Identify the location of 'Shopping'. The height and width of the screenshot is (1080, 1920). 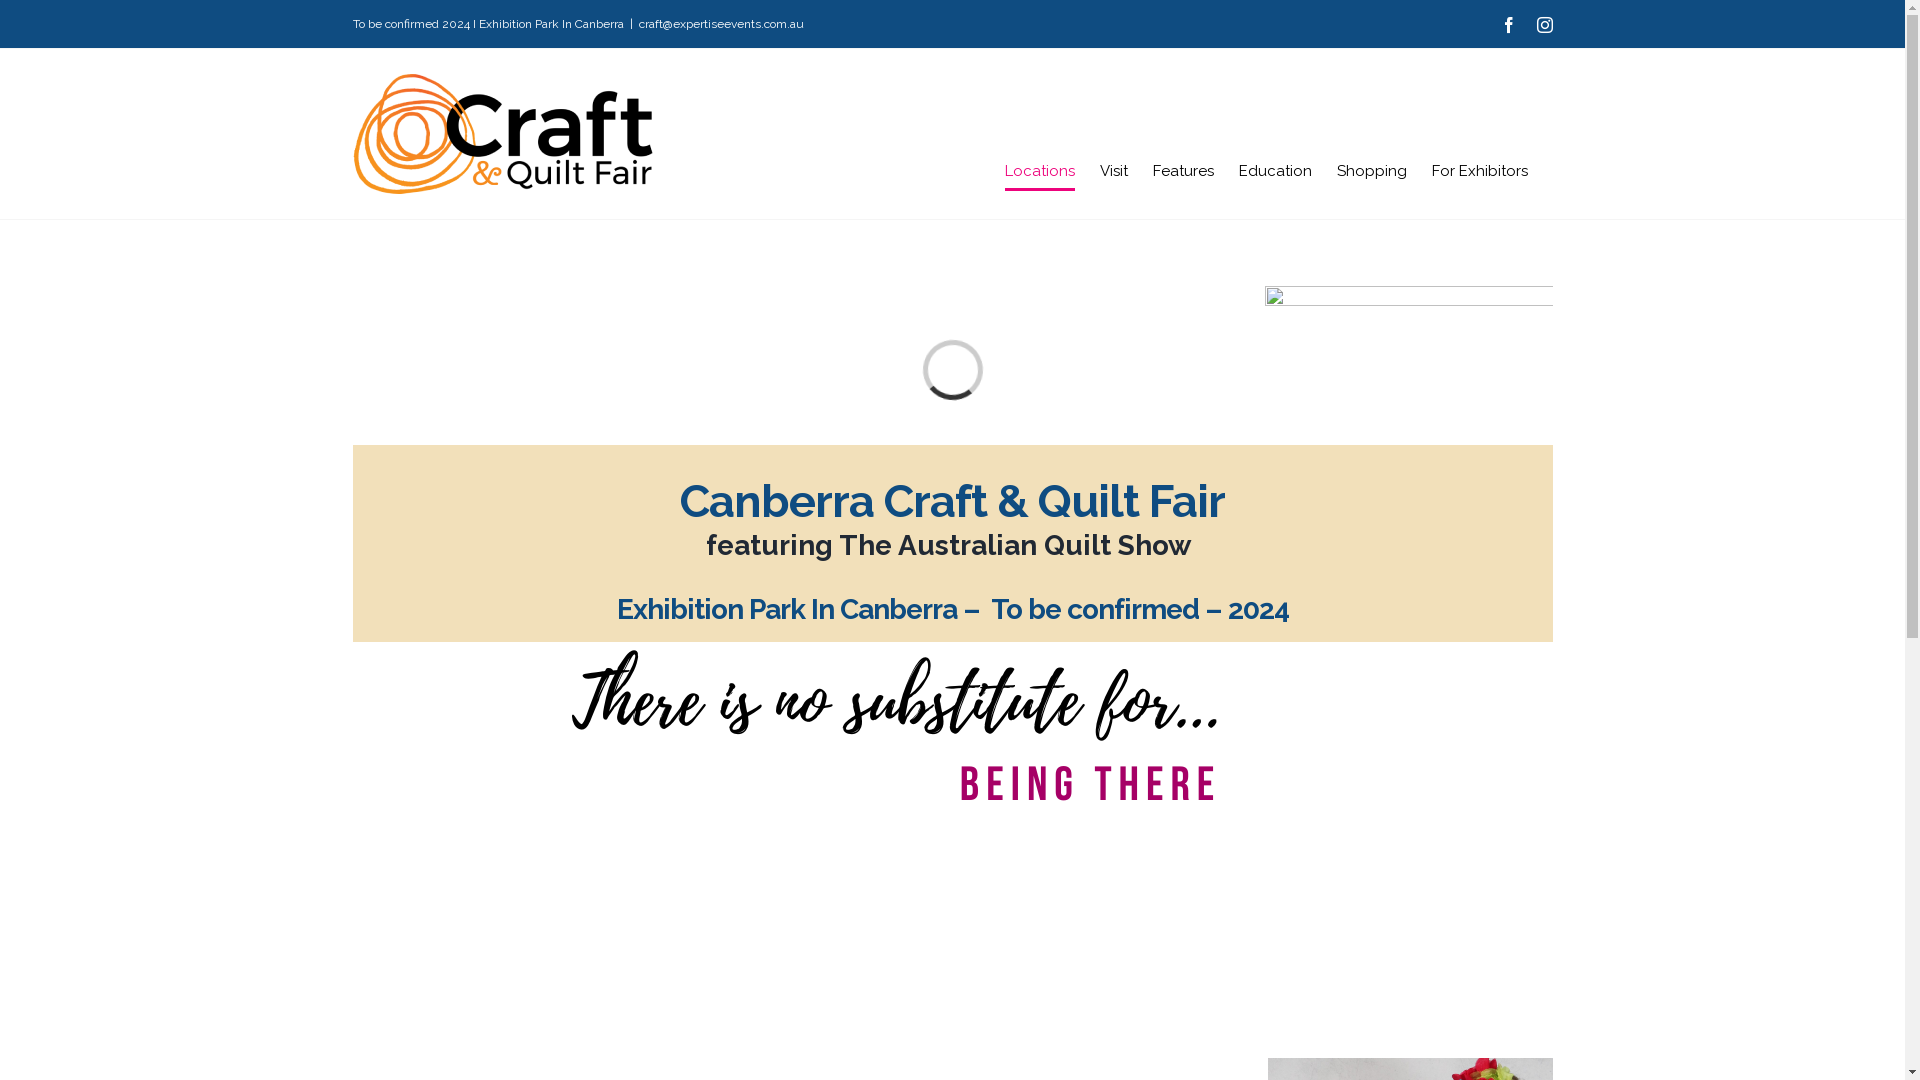
(1370, 169).